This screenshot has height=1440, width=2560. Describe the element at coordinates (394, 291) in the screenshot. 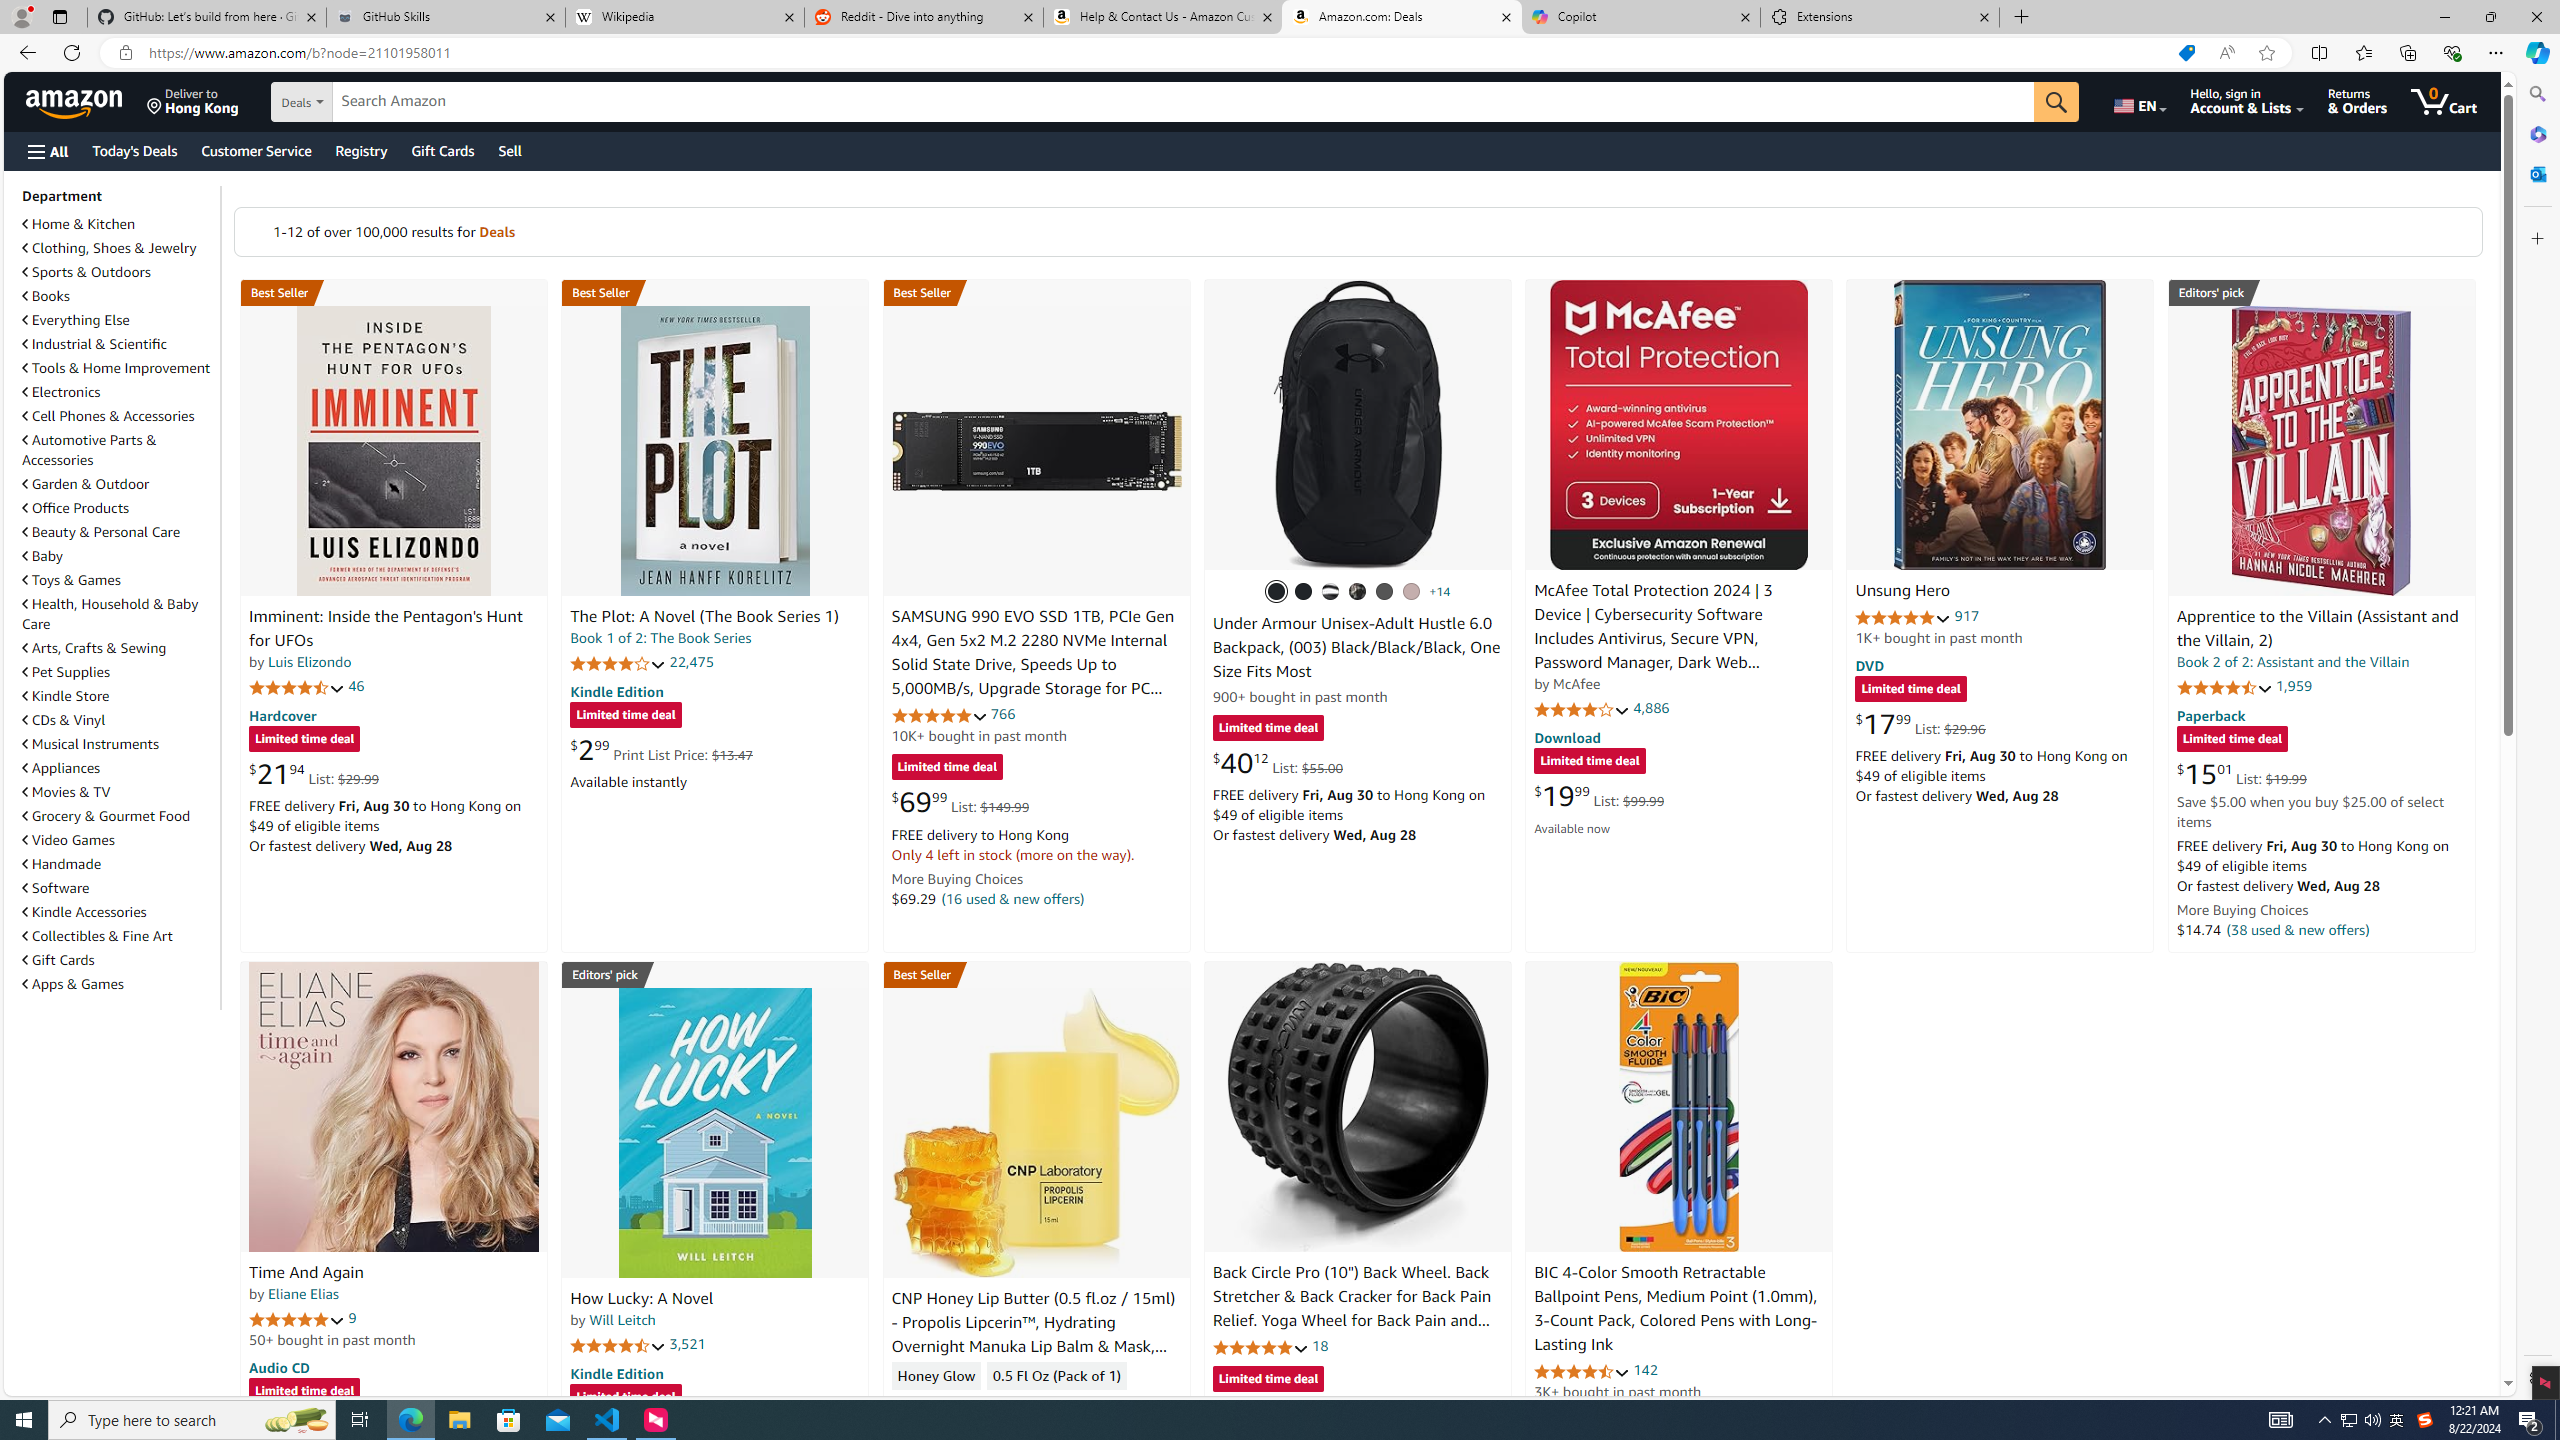

I see `'Best Seller in Unexplained Mysteries'` at that location.